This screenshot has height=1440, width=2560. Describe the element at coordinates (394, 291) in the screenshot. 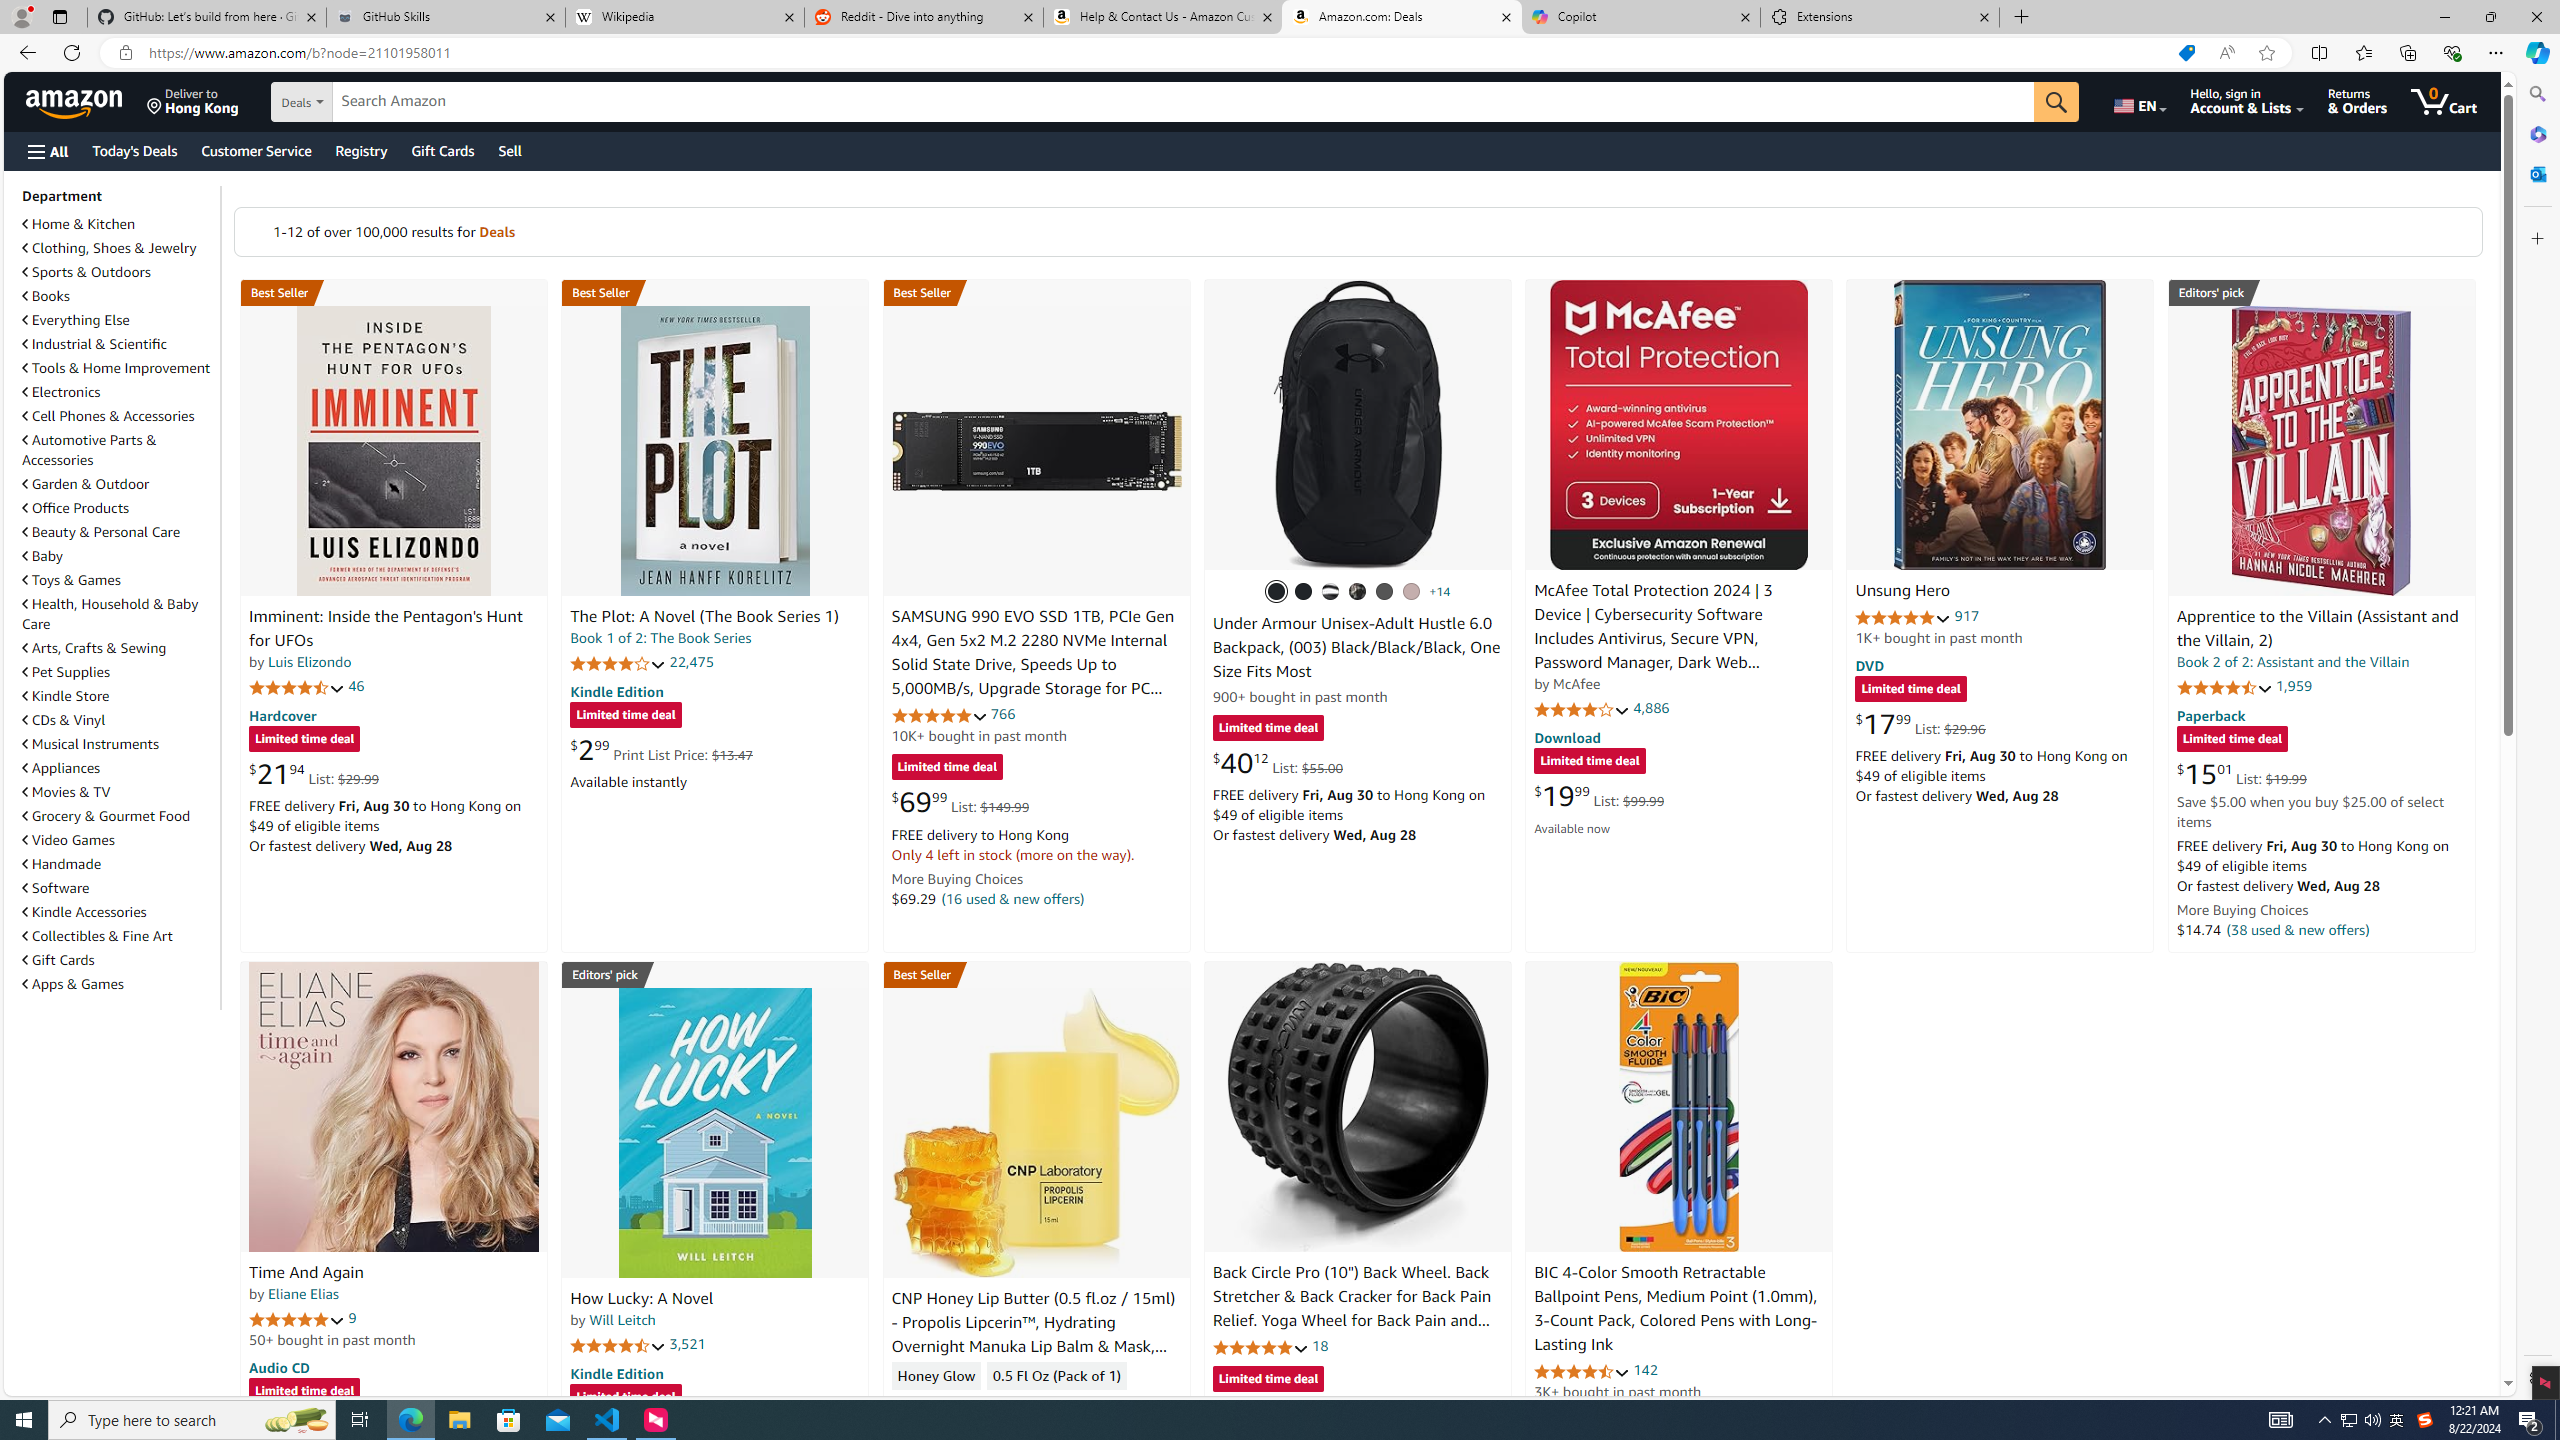

I see `'Best Seller in Unexplained Mysteries'` at that location.